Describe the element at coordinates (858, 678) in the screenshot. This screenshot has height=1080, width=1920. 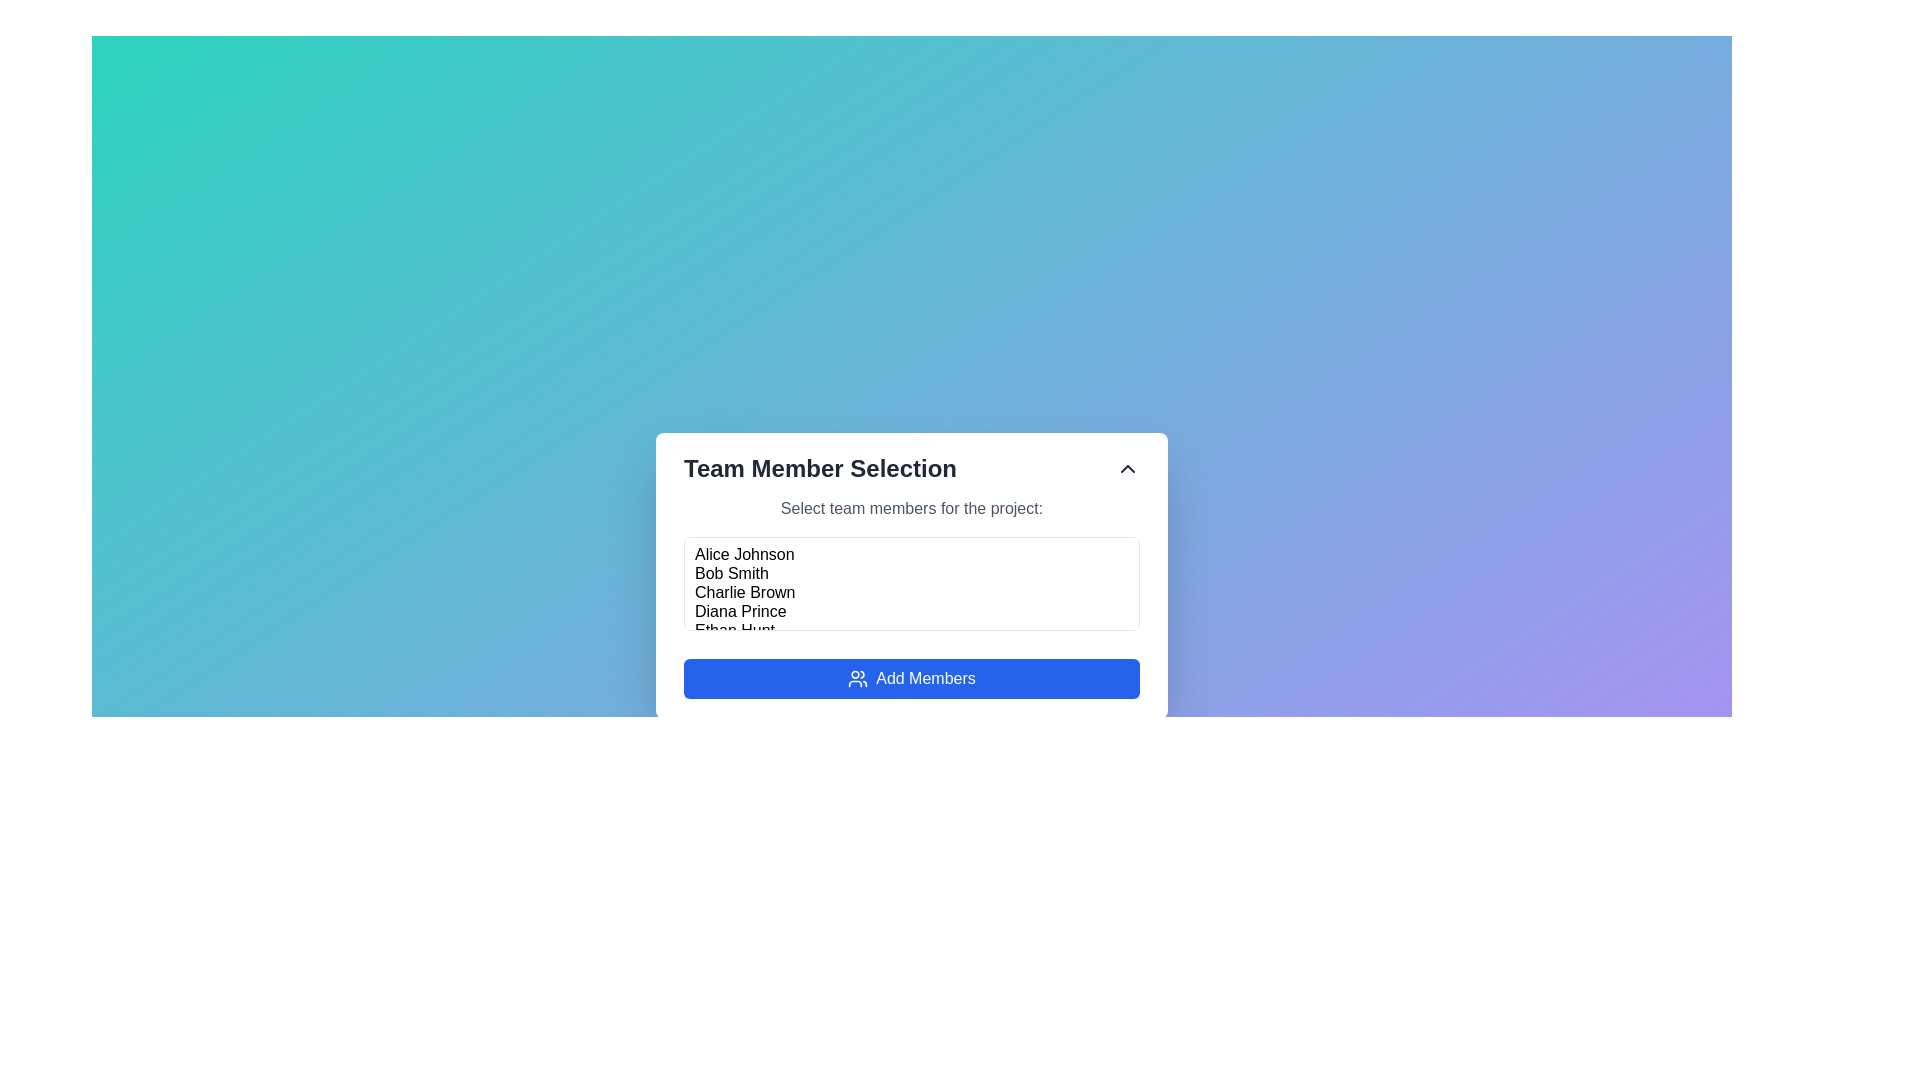
I see `the icon representing a group of people on the blue button labeled 'Add Members' at the bottom of the 'Team Member Selection' modal` at that location.